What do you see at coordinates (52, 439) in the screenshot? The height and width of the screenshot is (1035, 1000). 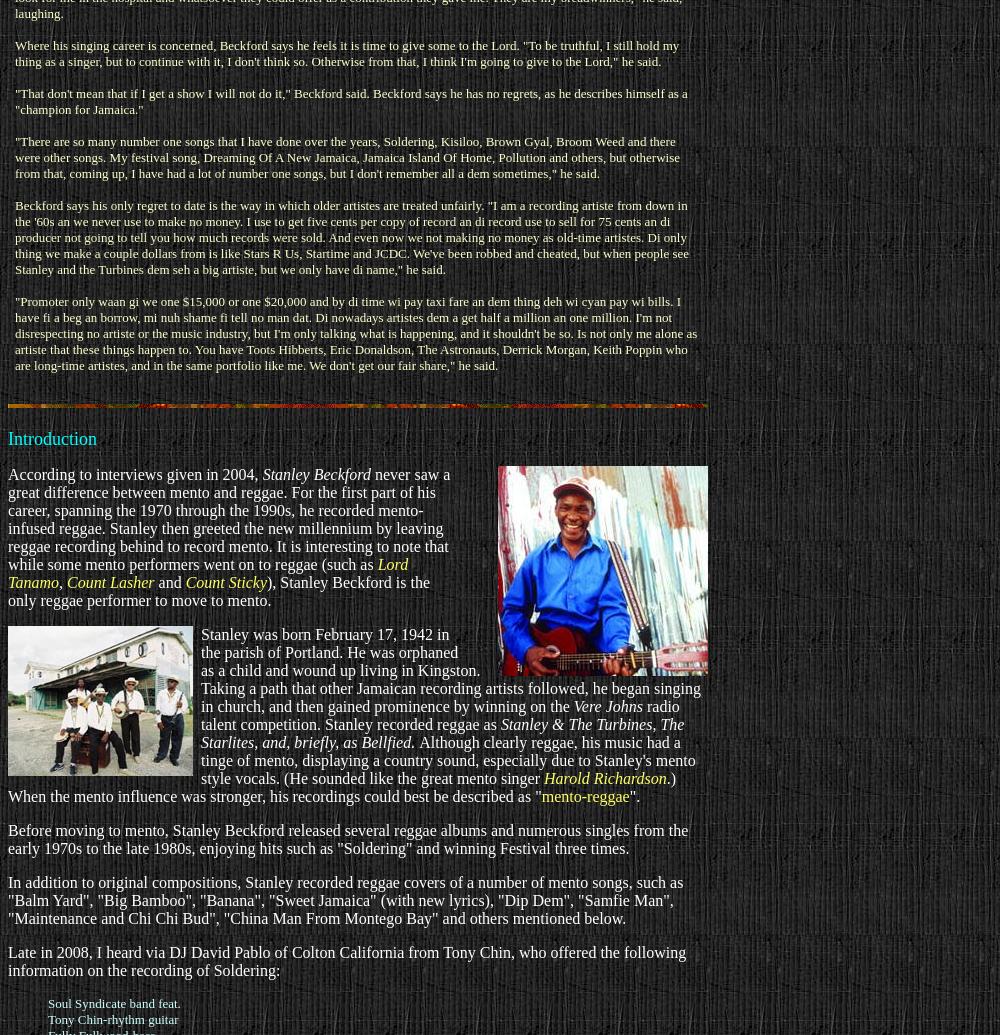 I see `'Introduction'` at bounding box center [52, 439].